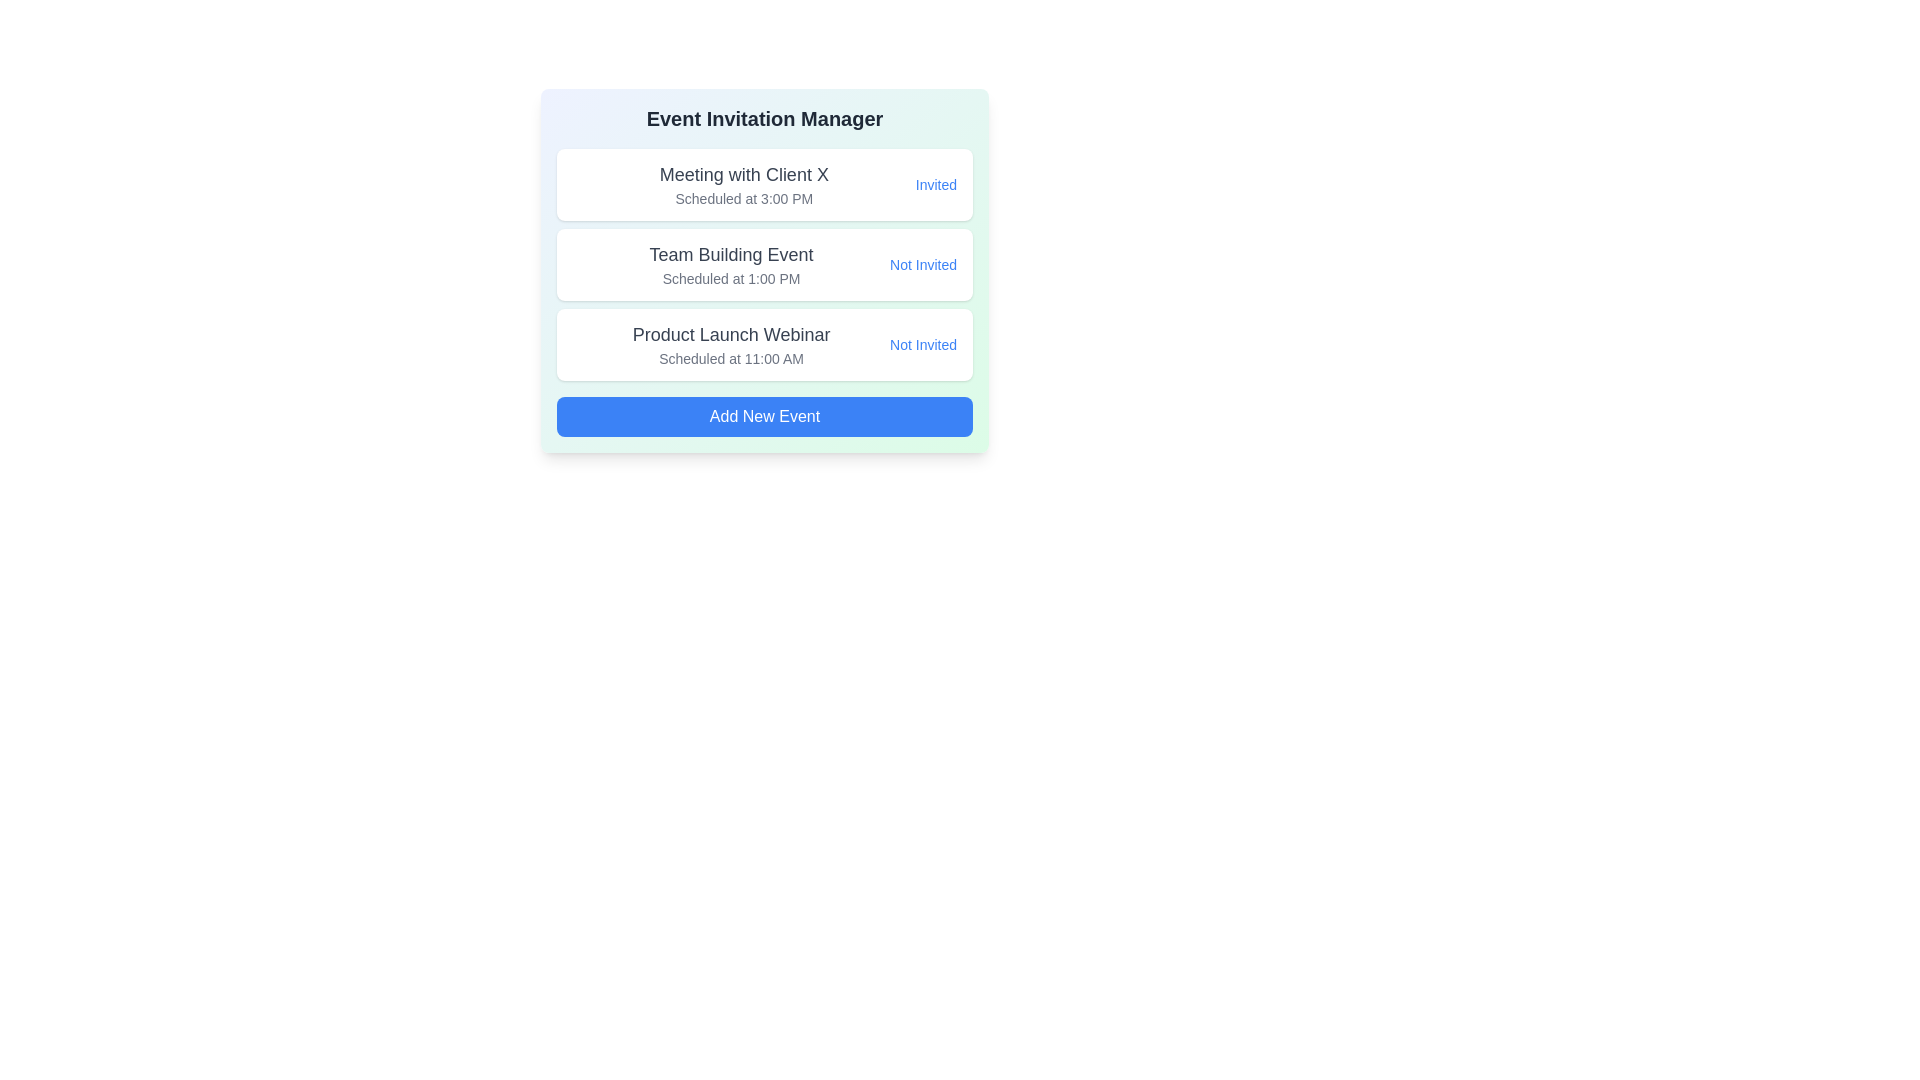  What do you see at coordinates (922, 264) in the screenshot?
I see `the invitation status button for the event Team Building Event` at bounding box center [922, 264].